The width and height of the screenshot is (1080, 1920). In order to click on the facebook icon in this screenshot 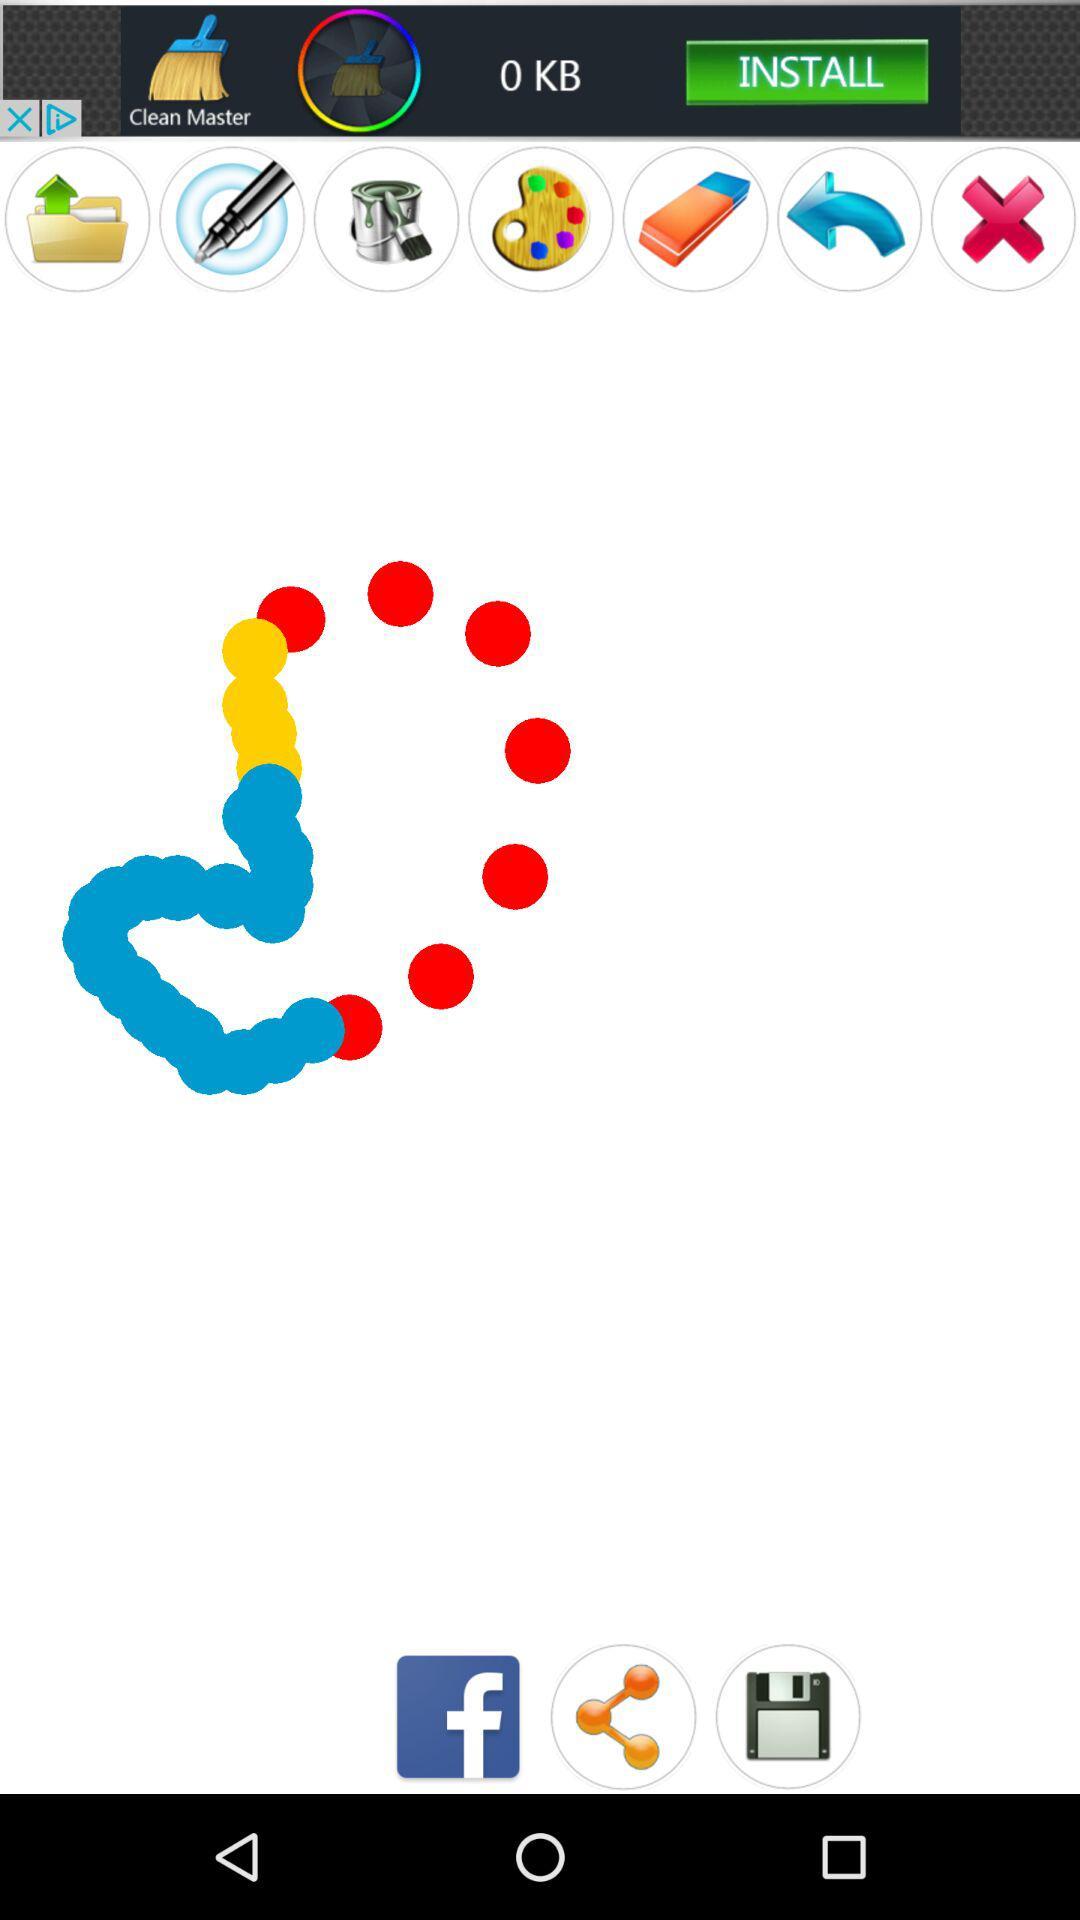, I will do `click(458, 1837)`.